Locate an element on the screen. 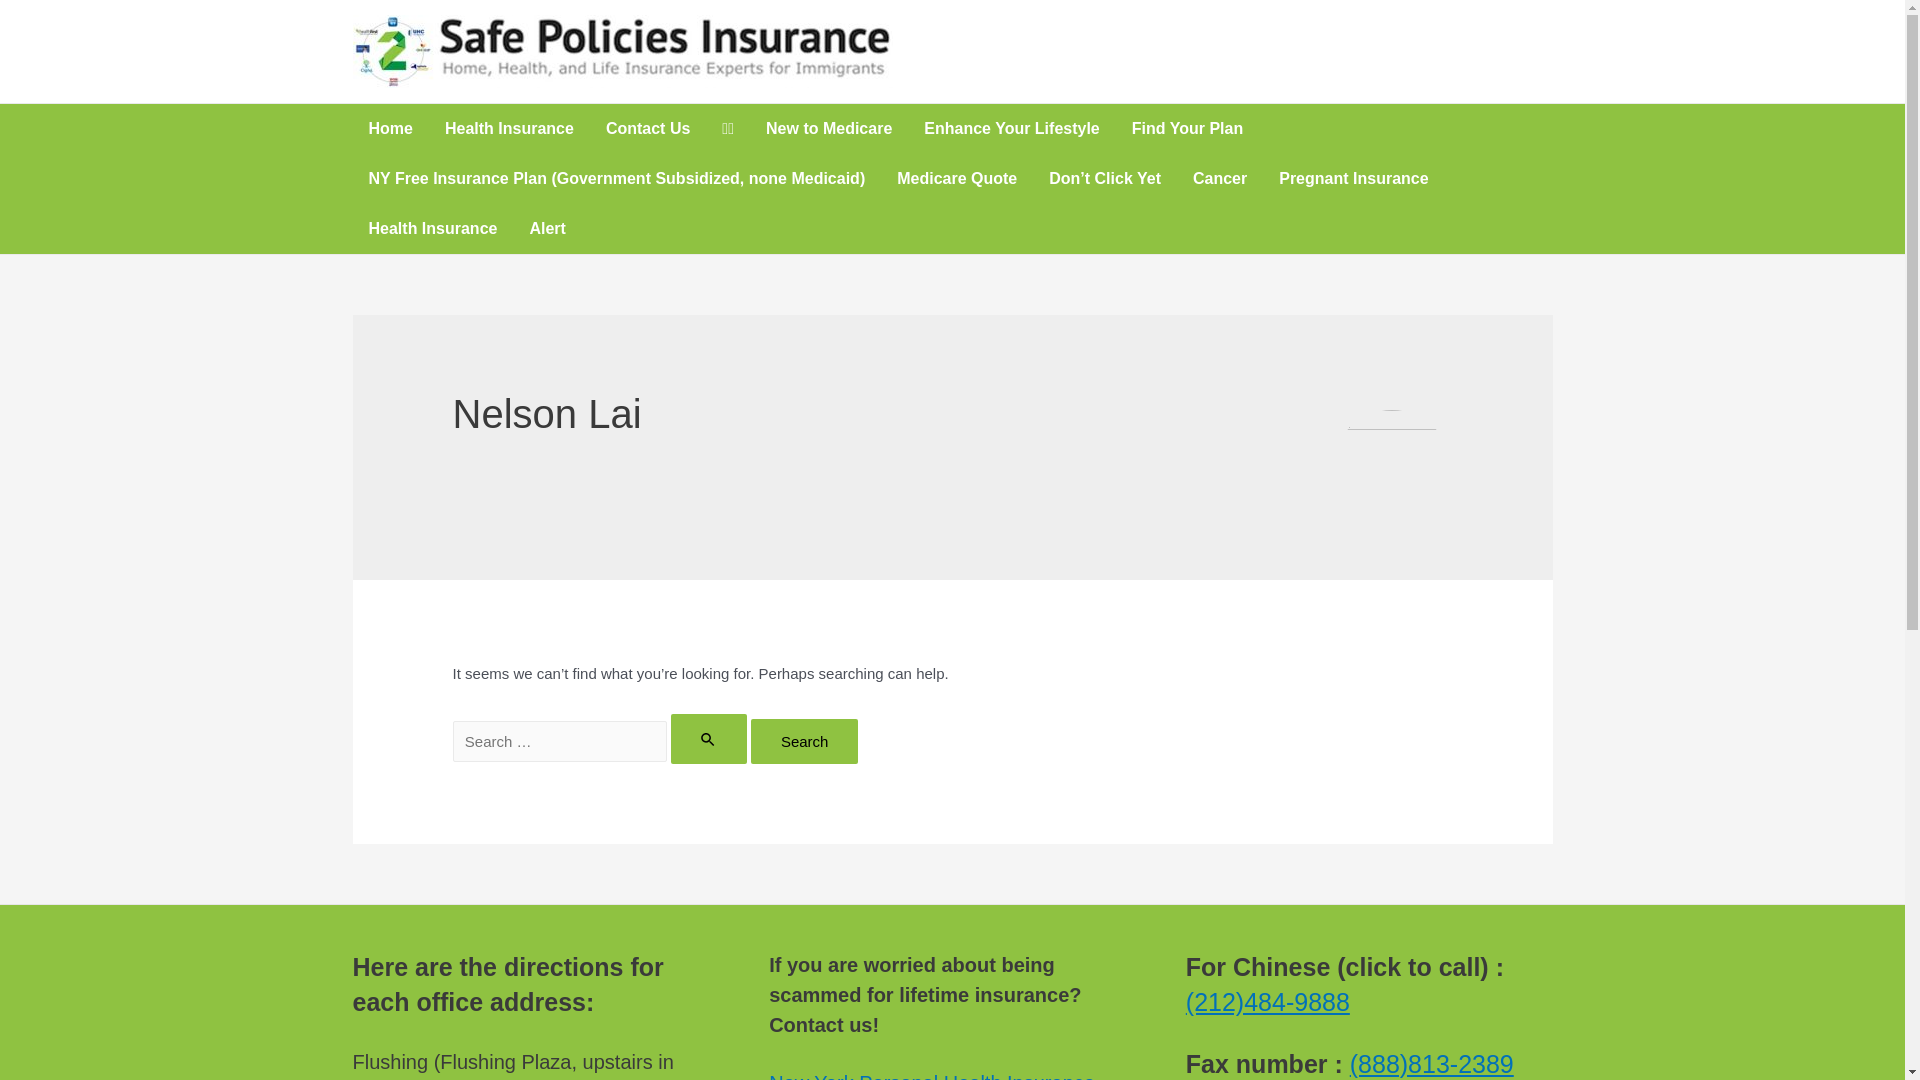  'Health Insurance' is located at coordinates (431, 227).